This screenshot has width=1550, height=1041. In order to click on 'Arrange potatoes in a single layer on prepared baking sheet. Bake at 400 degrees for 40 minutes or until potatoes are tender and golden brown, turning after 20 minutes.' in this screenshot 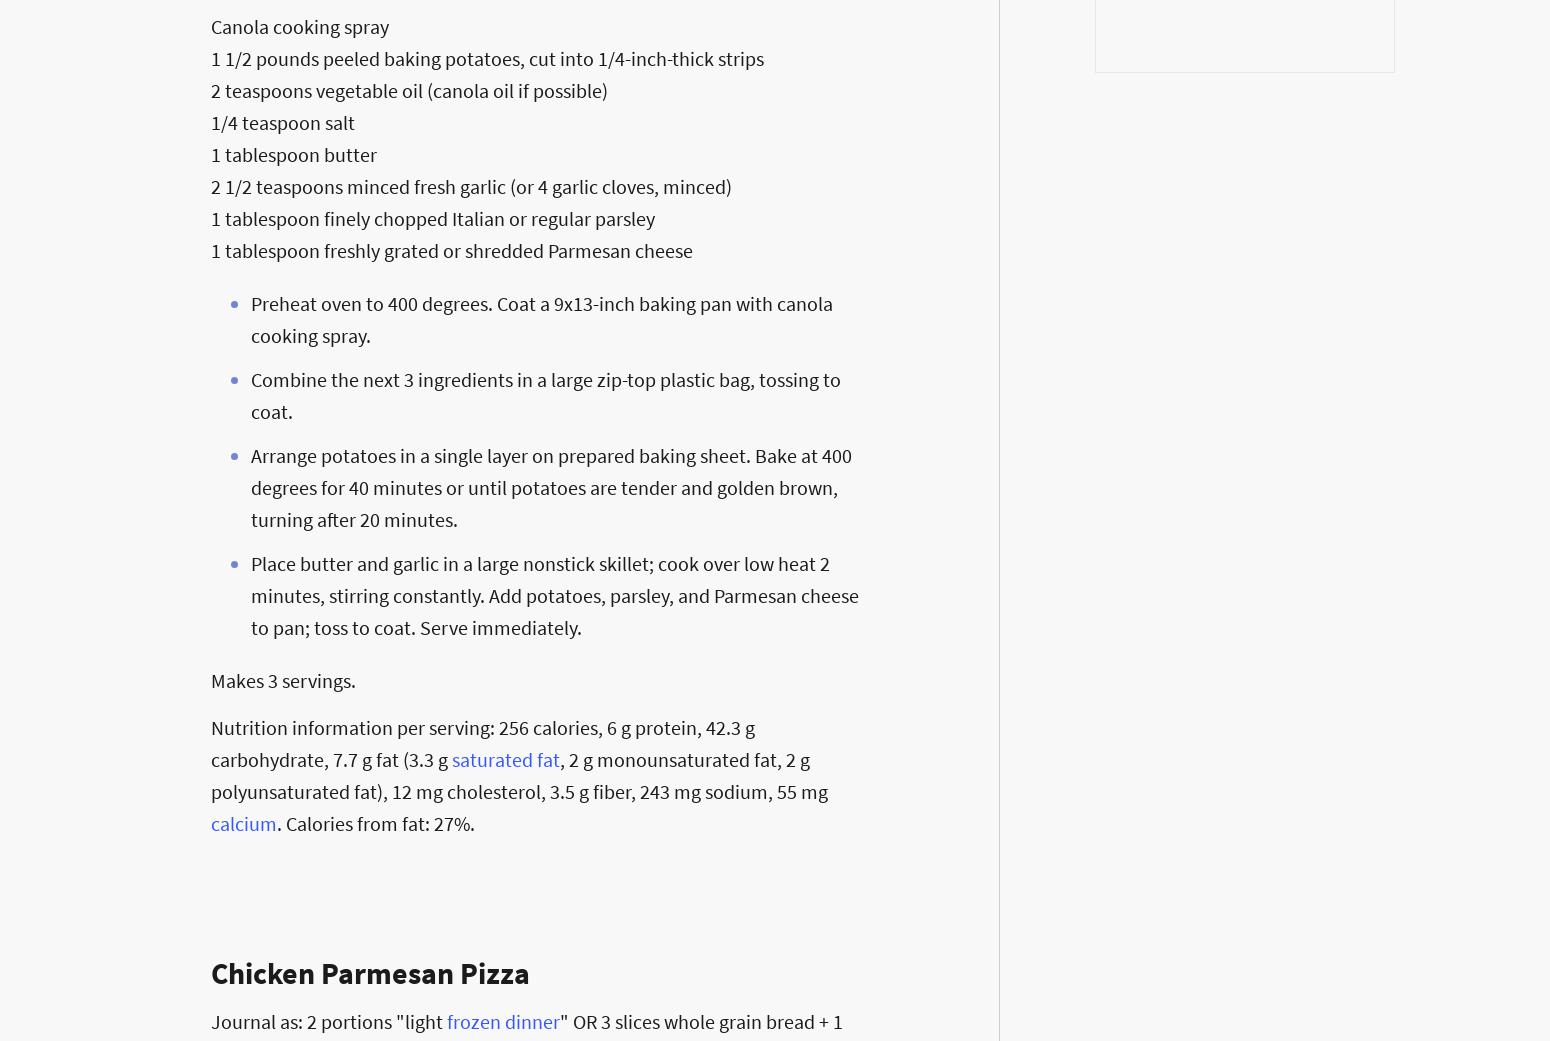, I will do `click(551, 486)`.